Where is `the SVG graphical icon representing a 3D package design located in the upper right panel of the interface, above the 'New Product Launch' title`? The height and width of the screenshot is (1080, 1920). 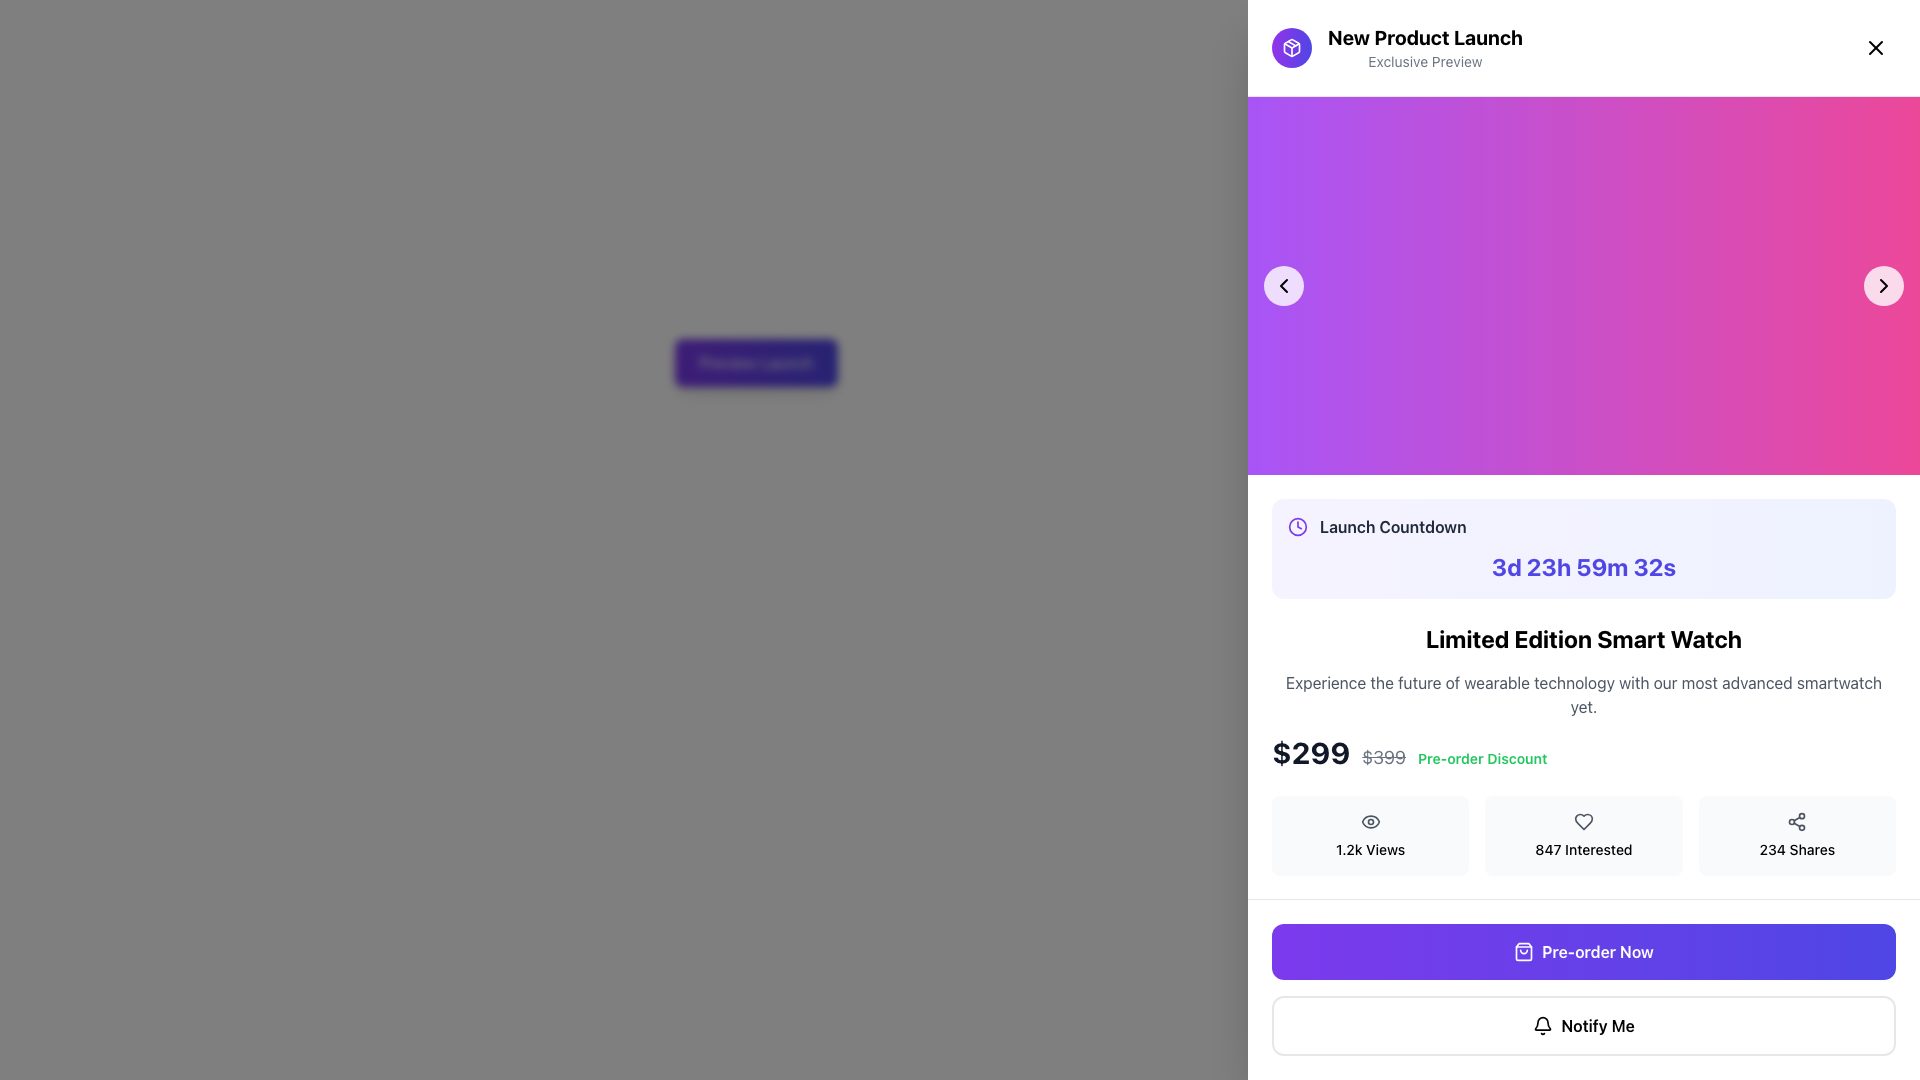 the SVG graphical icon representing a 3D package design located in the upper right panel of the interface, above the 'New Product Launch' title is located at coordinates (1291, 46).